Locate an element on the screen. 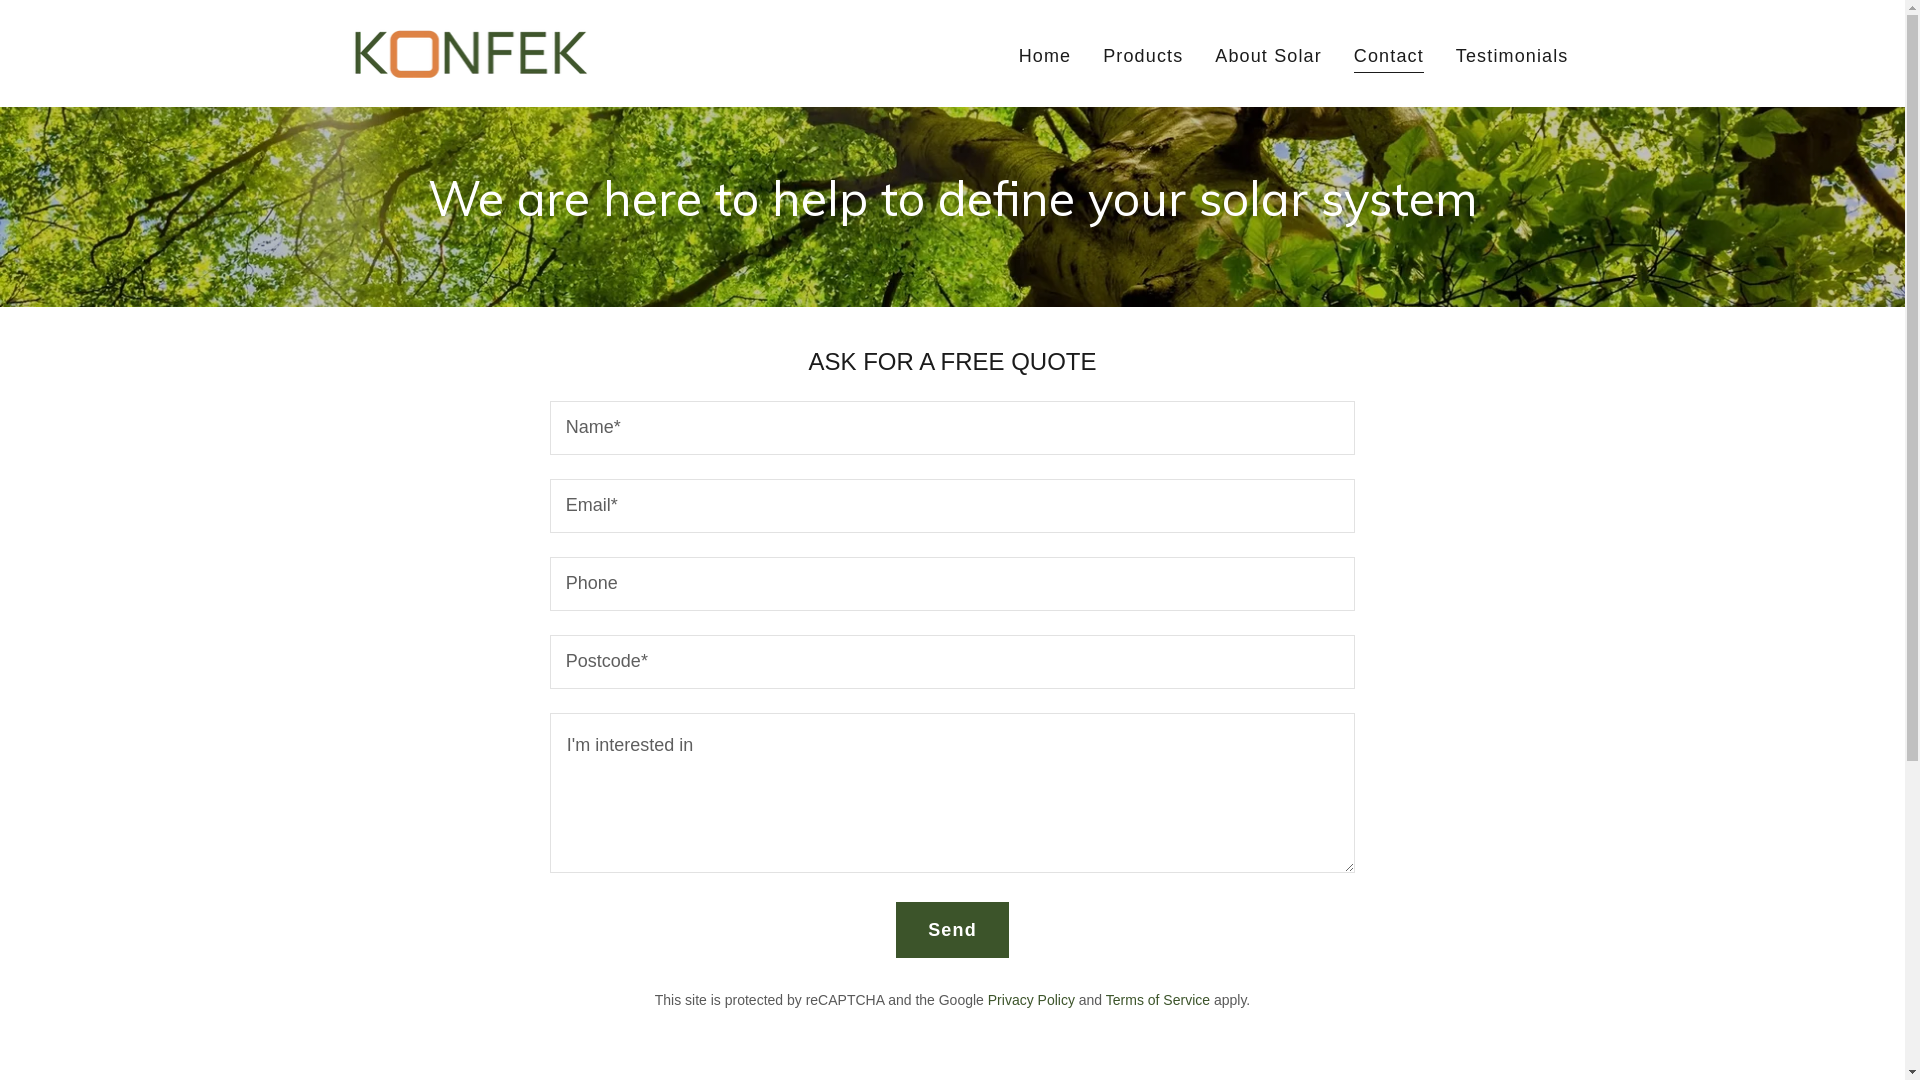 Image resolution: width=1920 pixels, height=1080 pixels. 'Contact' is located at coordinates (1387, 57).